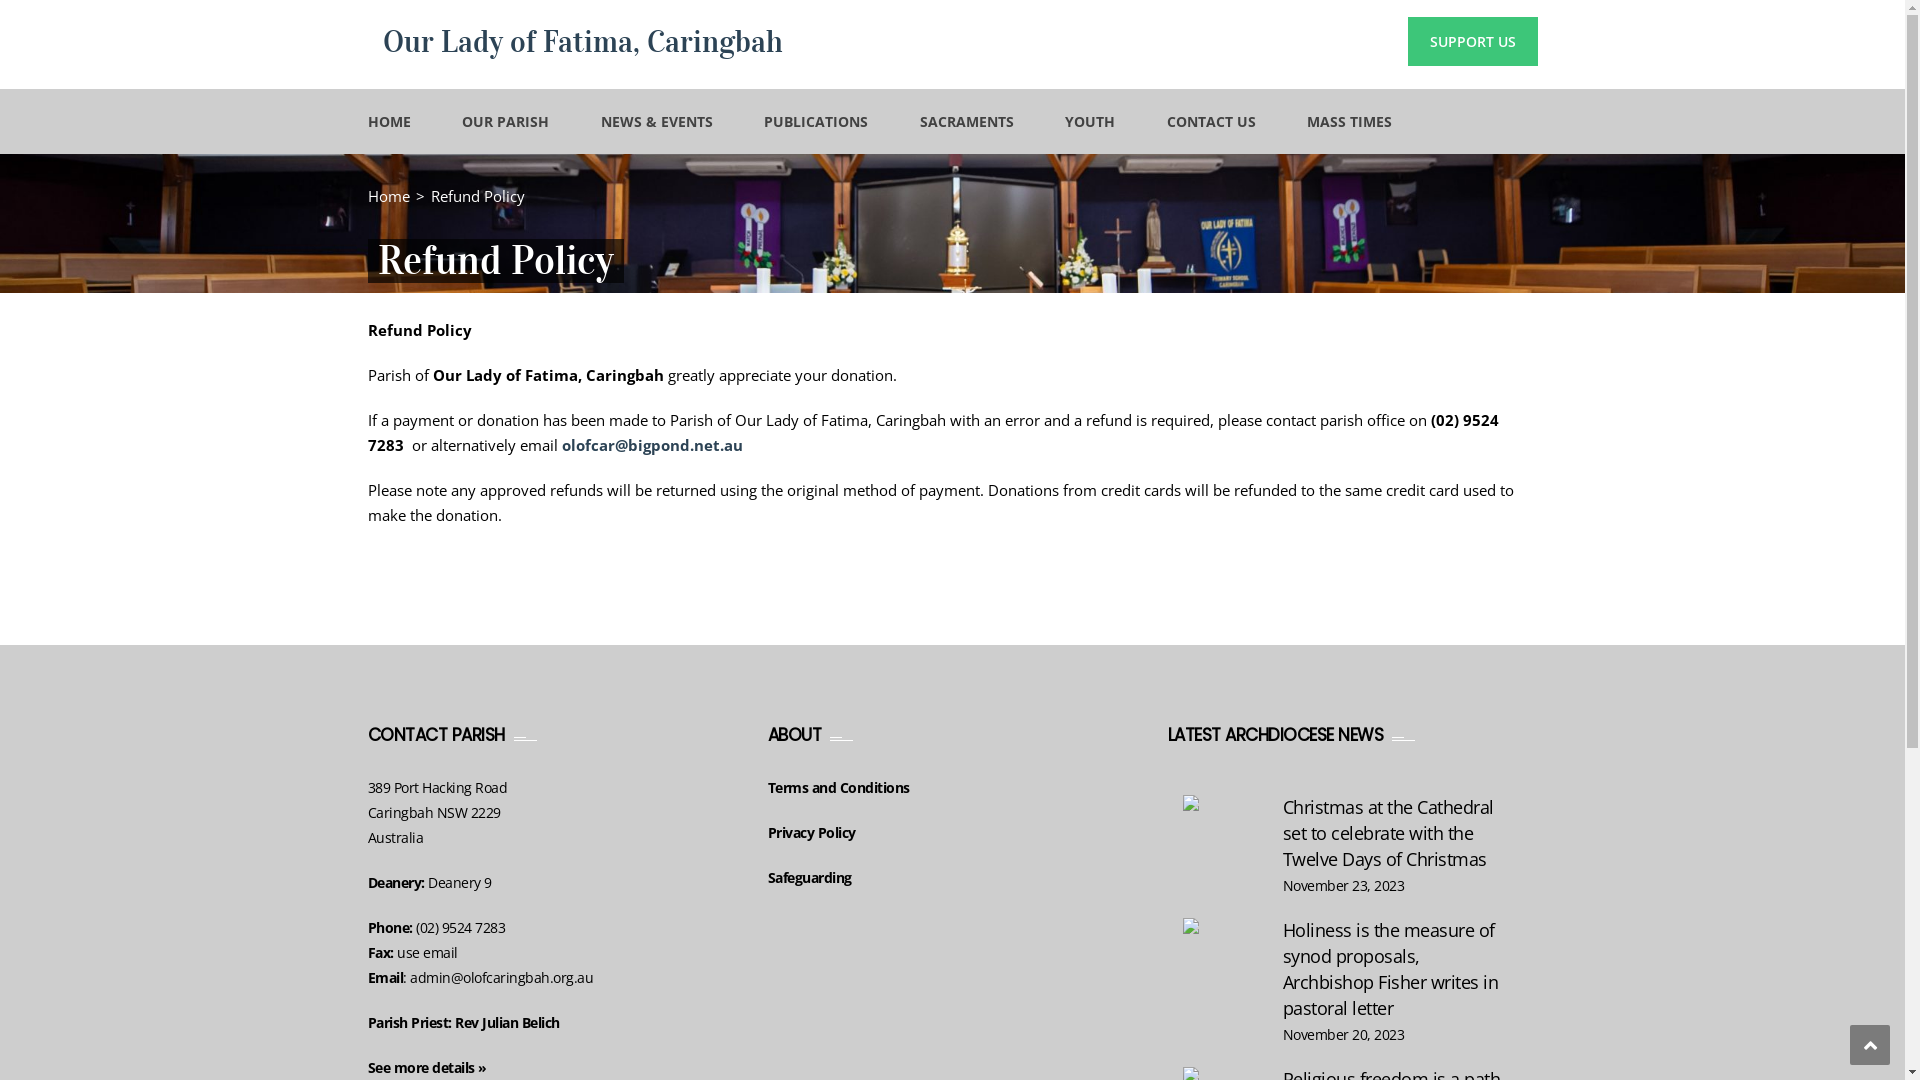 The width and height of the screenshot is (1920, 1080). I want to click on 'OUR PARISH', so click(505, 121).